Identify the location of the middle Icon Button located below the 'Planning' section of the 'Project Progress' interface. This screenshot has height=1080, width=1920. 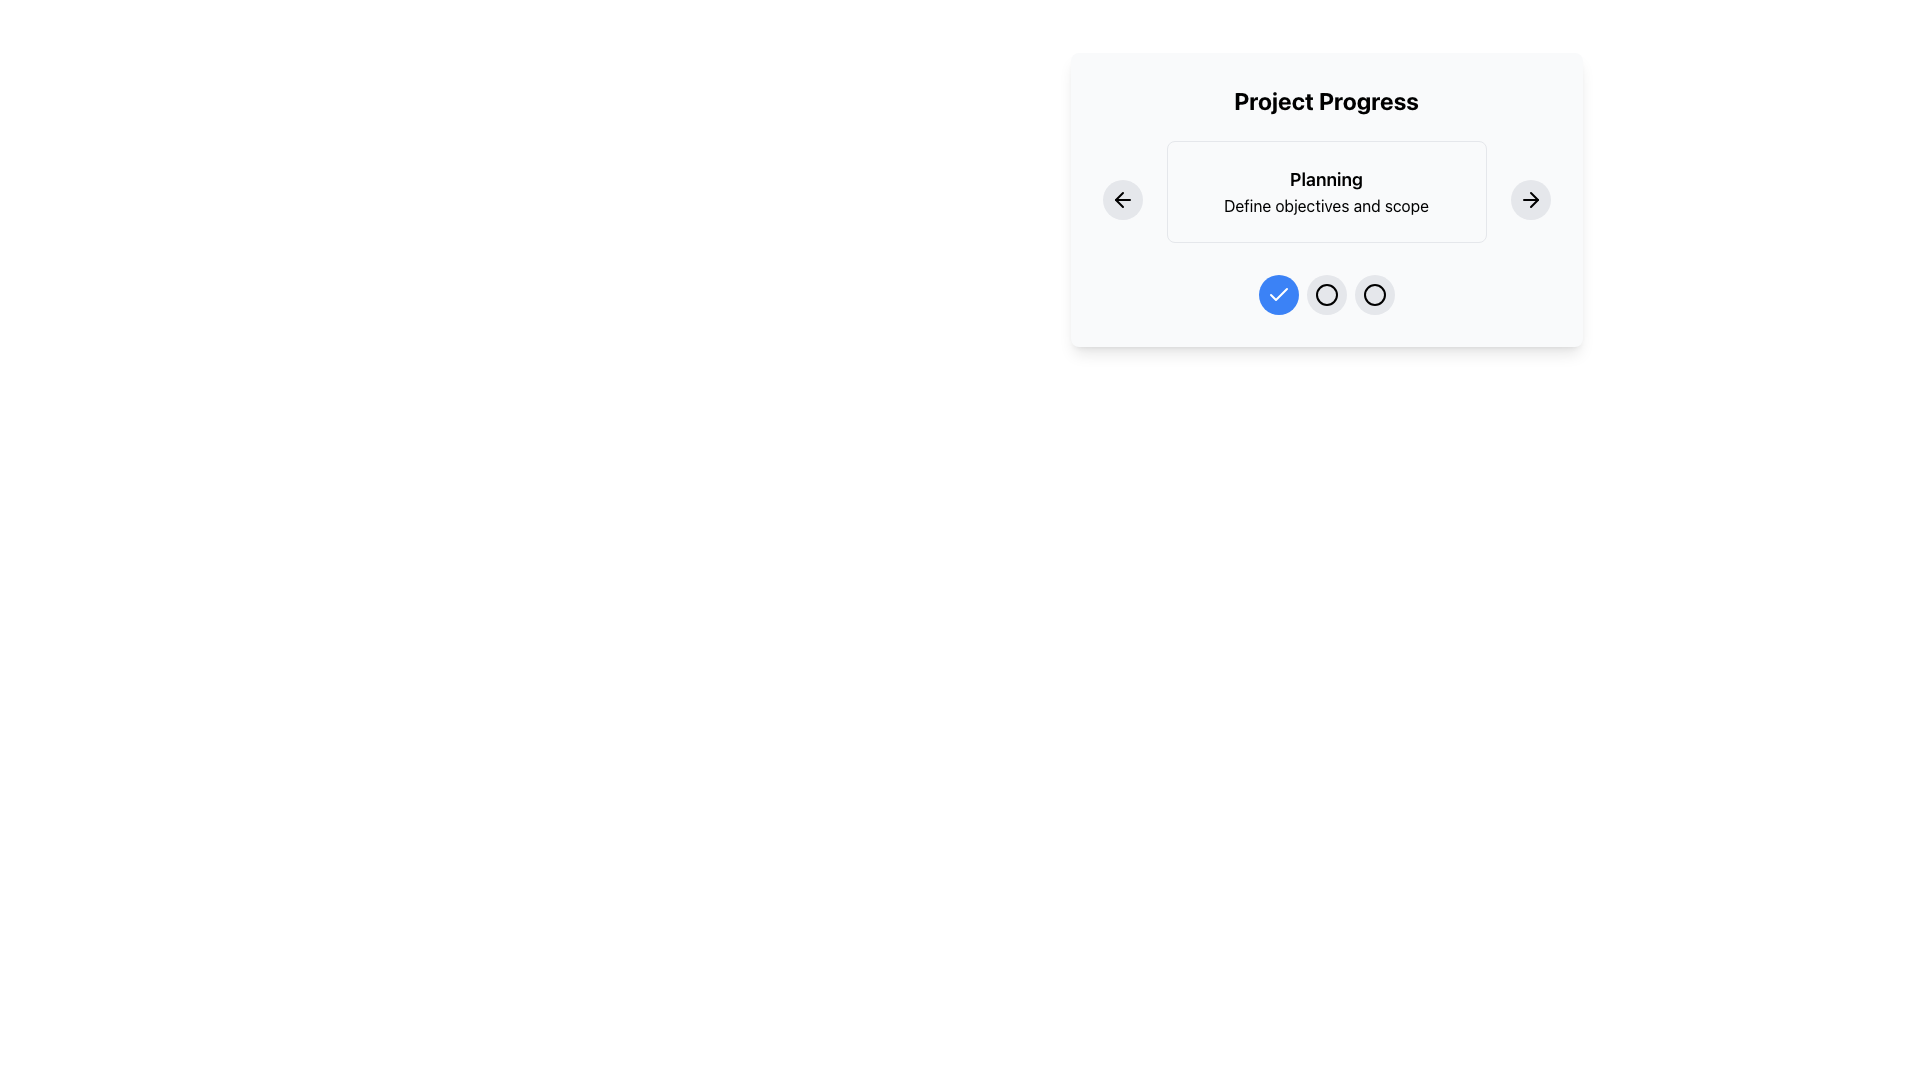
(1326, 294).